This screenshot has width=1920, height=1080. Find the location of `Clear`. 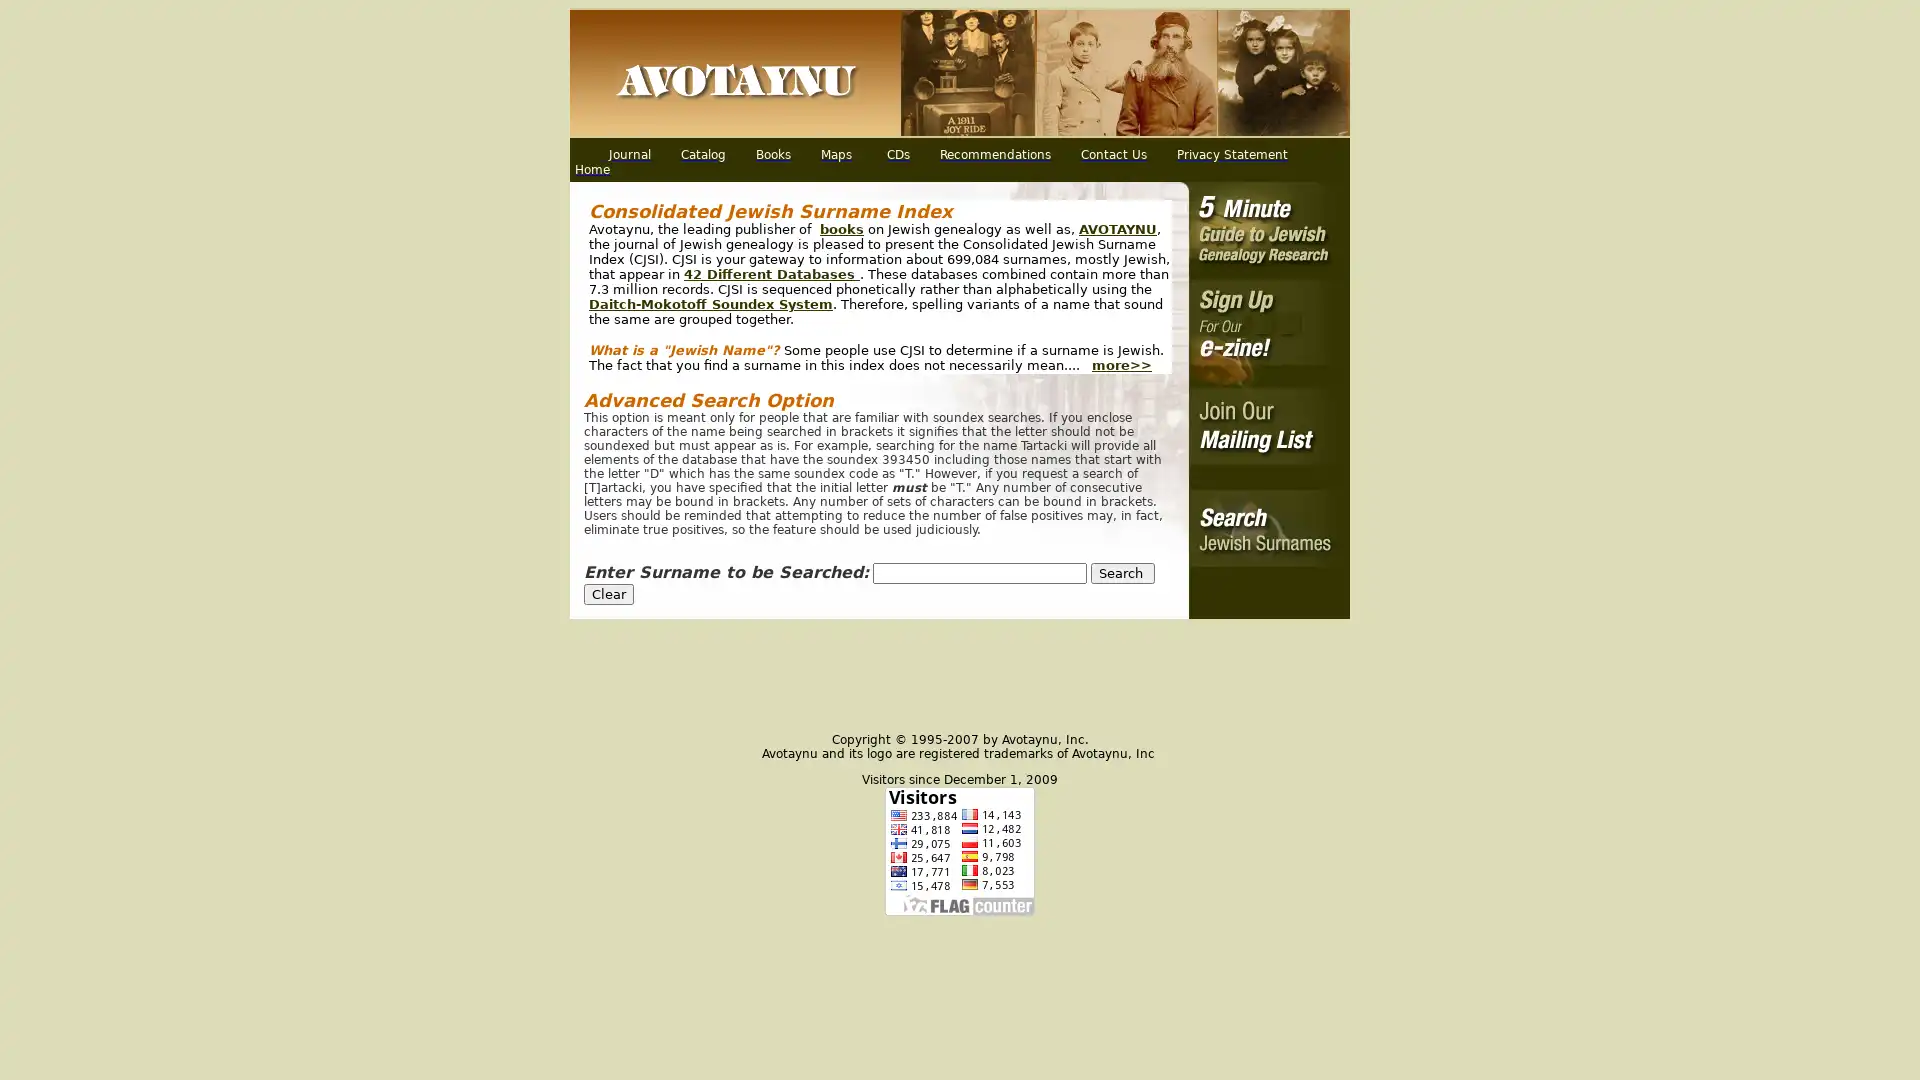

Clear is located at coordinates (608, 593).